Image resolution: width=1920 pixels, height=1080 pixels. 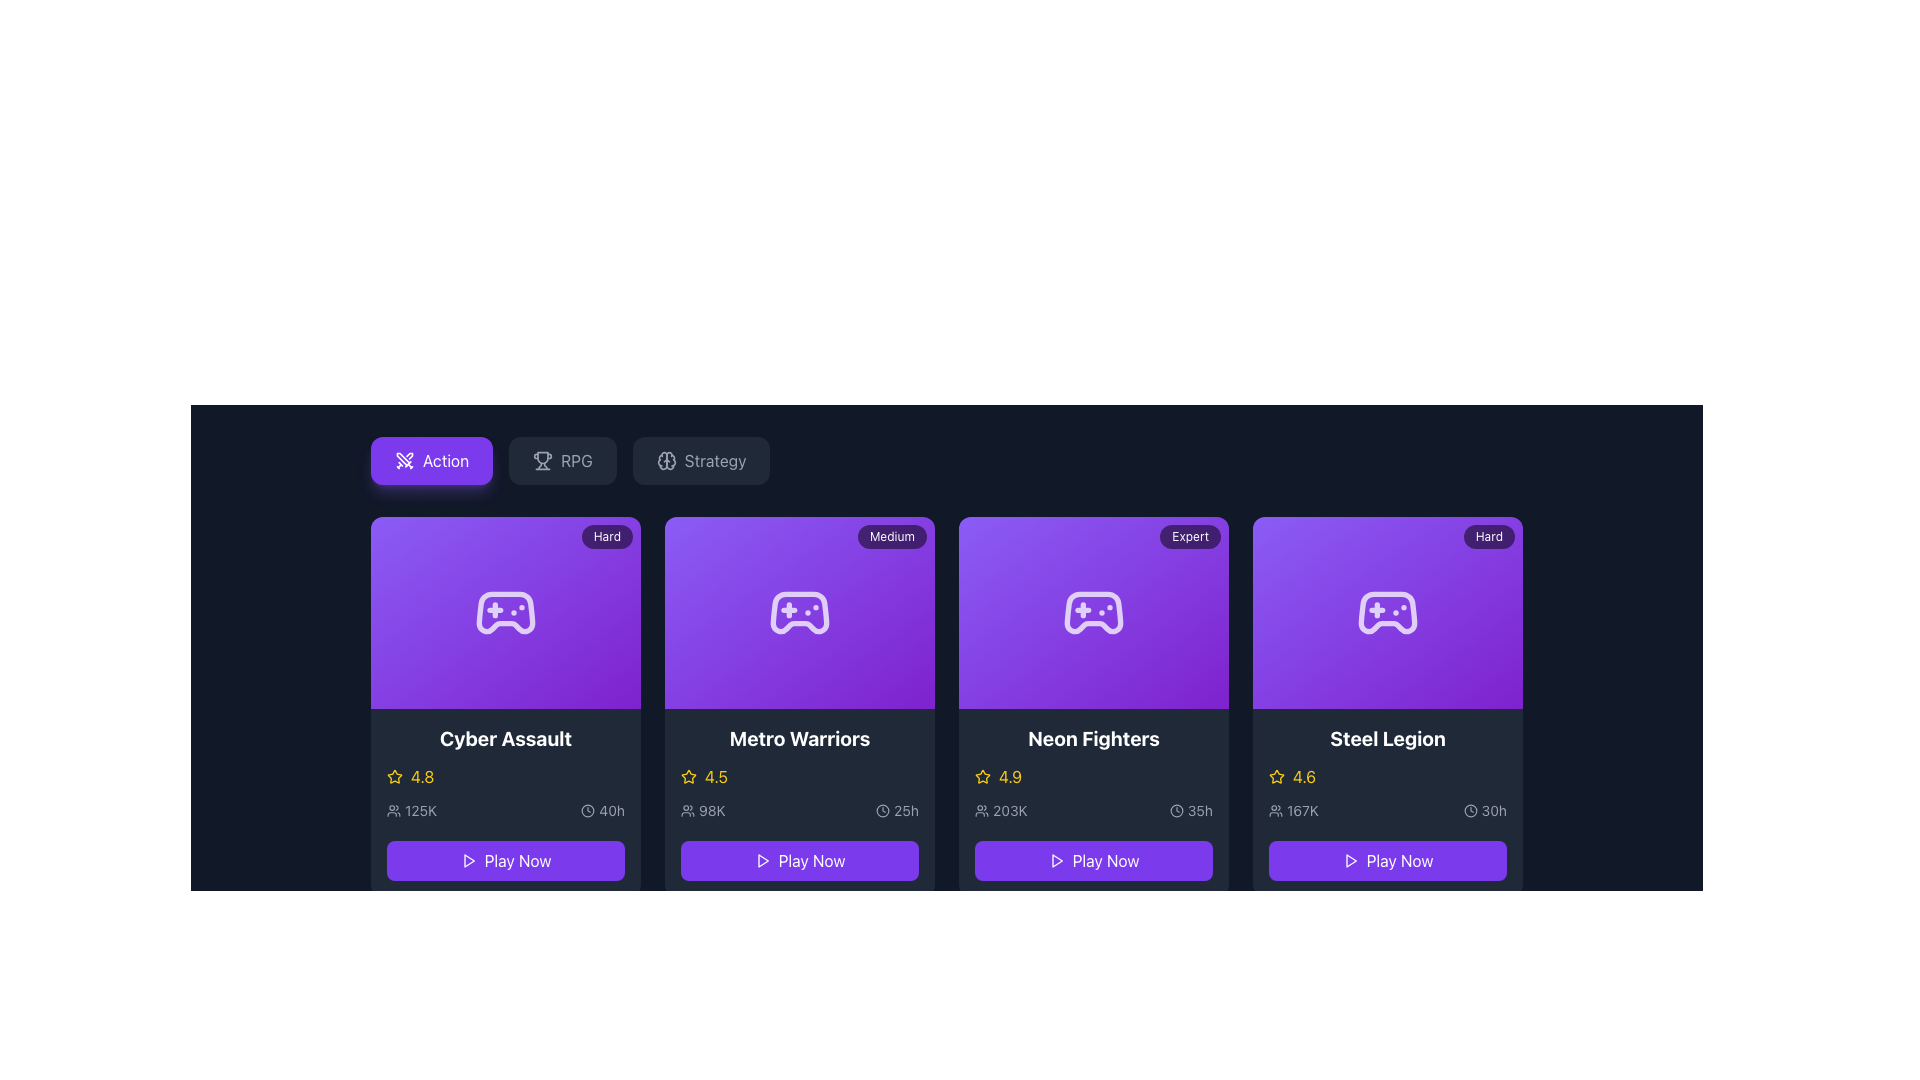 I want to click on the circular graphical element resembling a clock or button, located at the top-right of the 'Cyber Assault' card, so click(x=587, y=810).